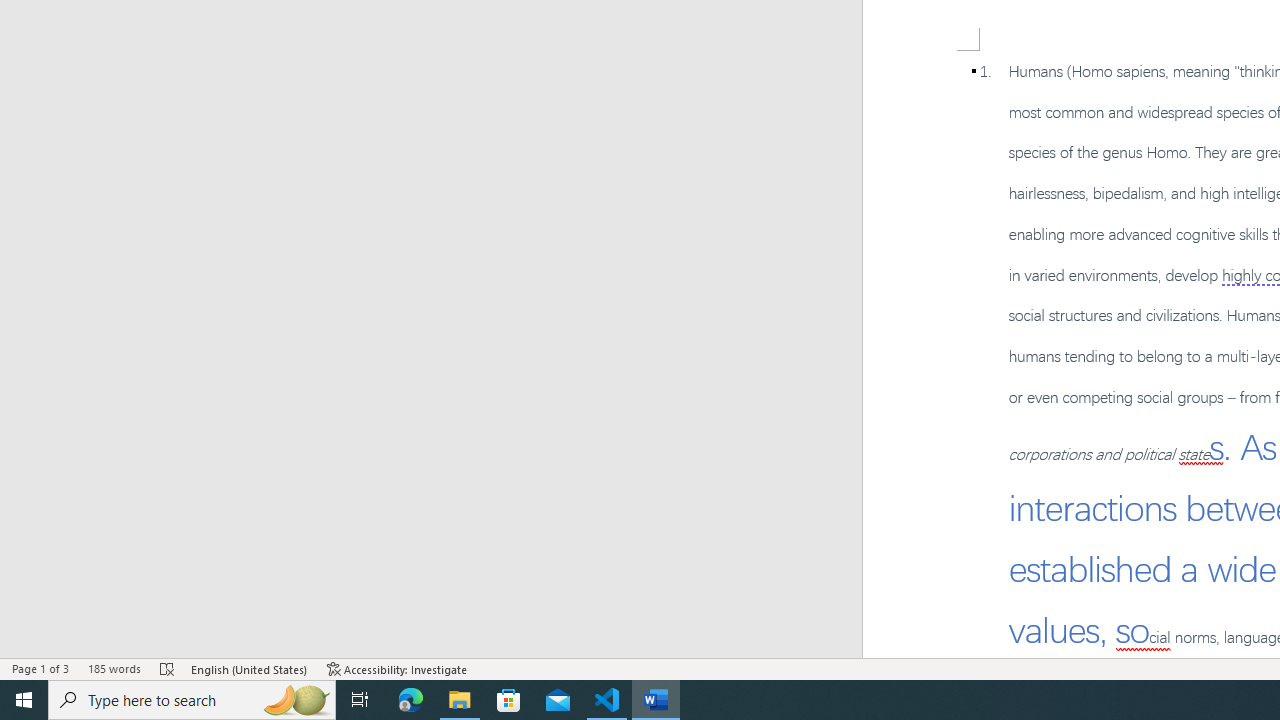 This screenshot has width=1280, height=720. What do you see at coordinates (168, 669) in the screenshot?
I see `'Spelling and Grammar Check Errors'` at bounding box center [168, 669].